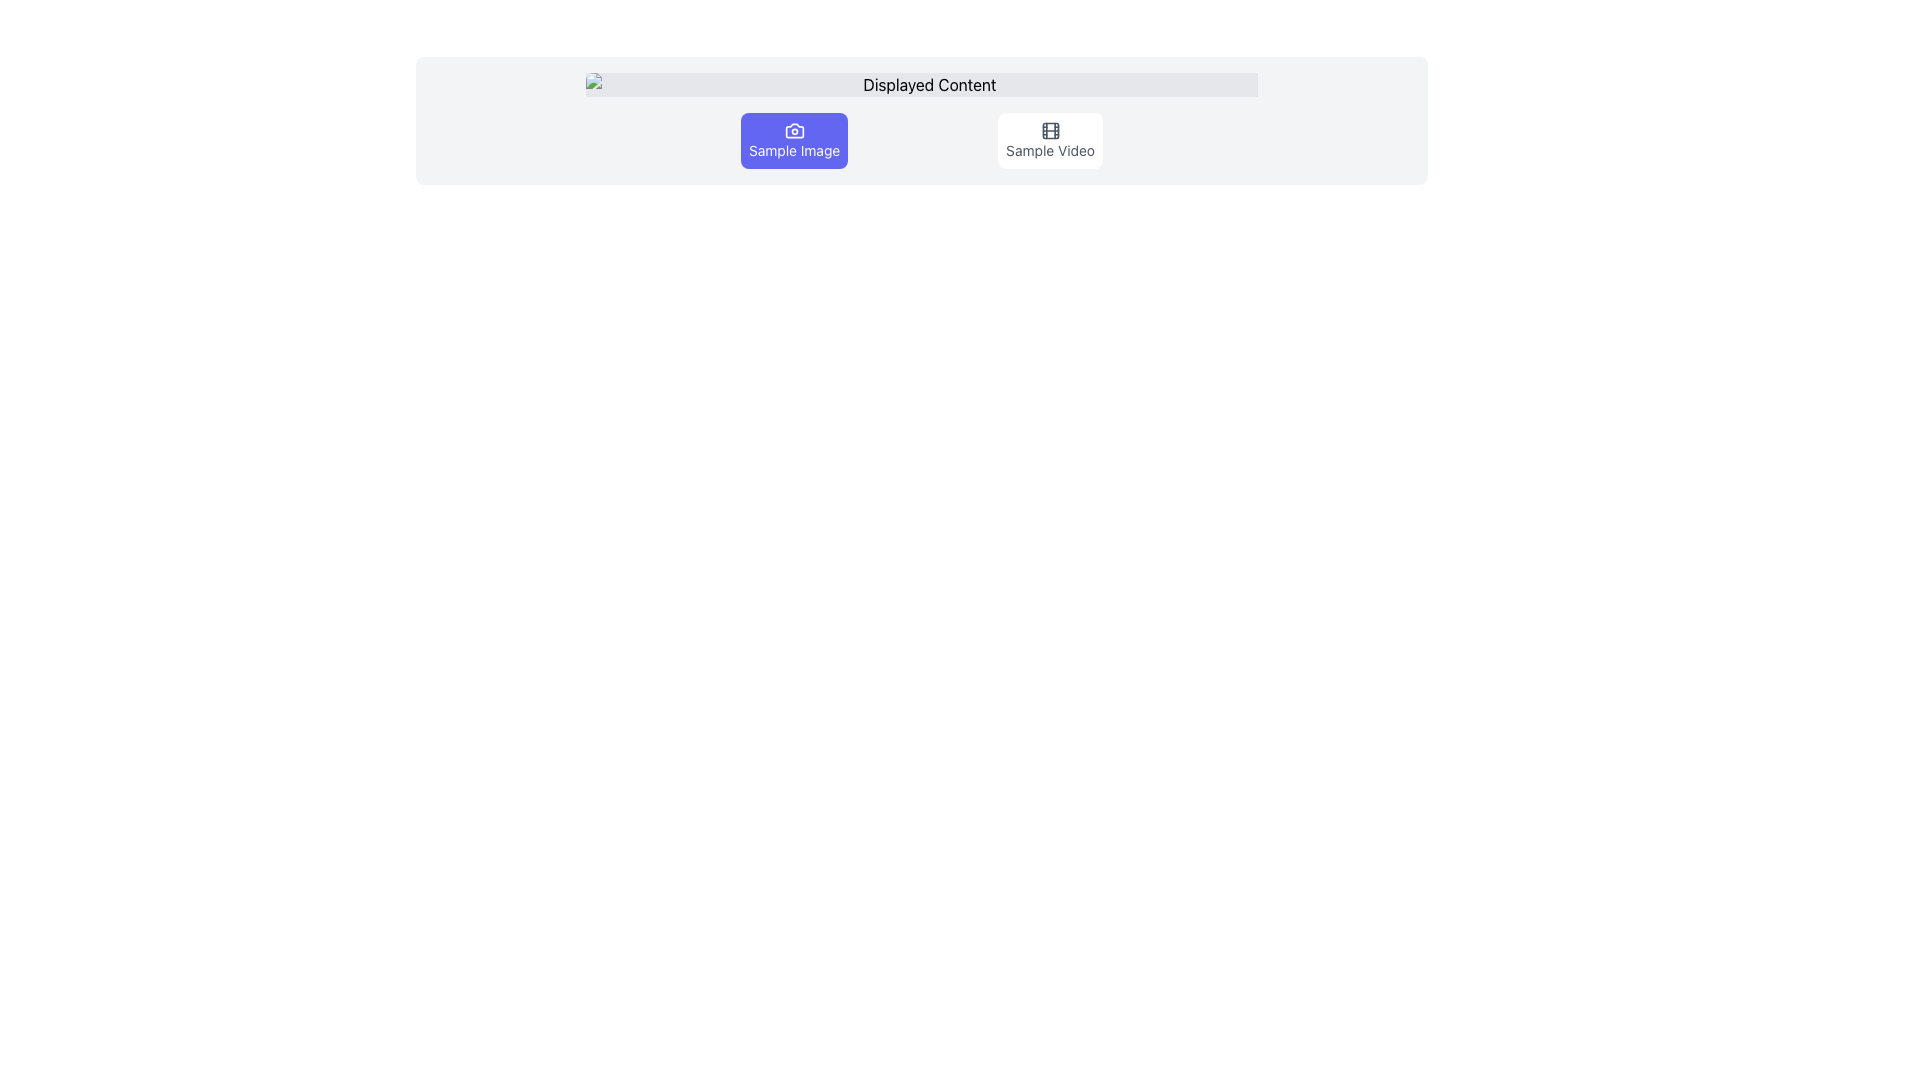  Describe the element at coordinates (1049, 149) in the screenshot. I see `the static text element labeled 'Sample Video', which provides information about video-related functionality and is positioned centrally beneath 'Displayed Content'` at that location.